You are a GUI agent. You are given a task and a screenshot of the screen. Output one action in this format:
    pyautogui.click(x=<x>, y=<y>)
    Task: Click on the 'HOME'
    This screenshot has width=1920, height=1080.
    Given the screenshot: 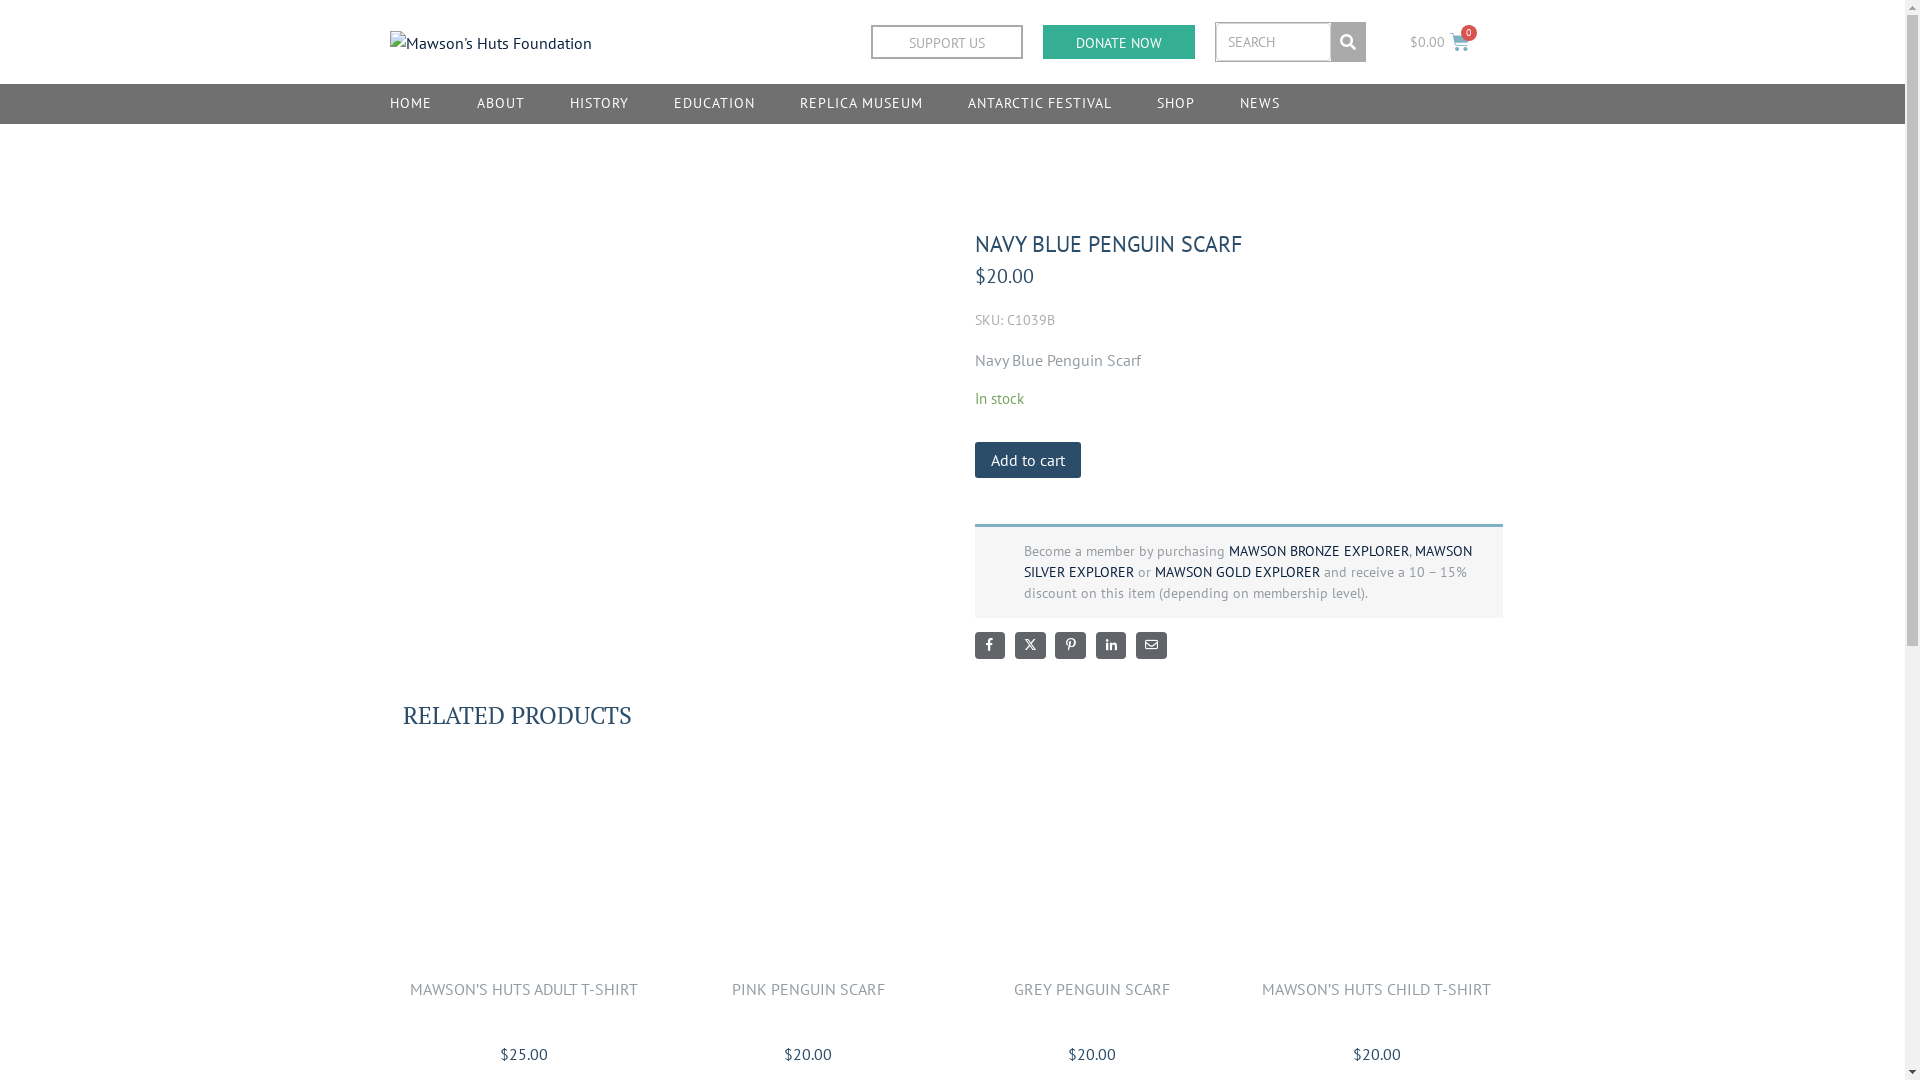 What is the action you would take?
    pyautogui.click(x=410, y=104)
    